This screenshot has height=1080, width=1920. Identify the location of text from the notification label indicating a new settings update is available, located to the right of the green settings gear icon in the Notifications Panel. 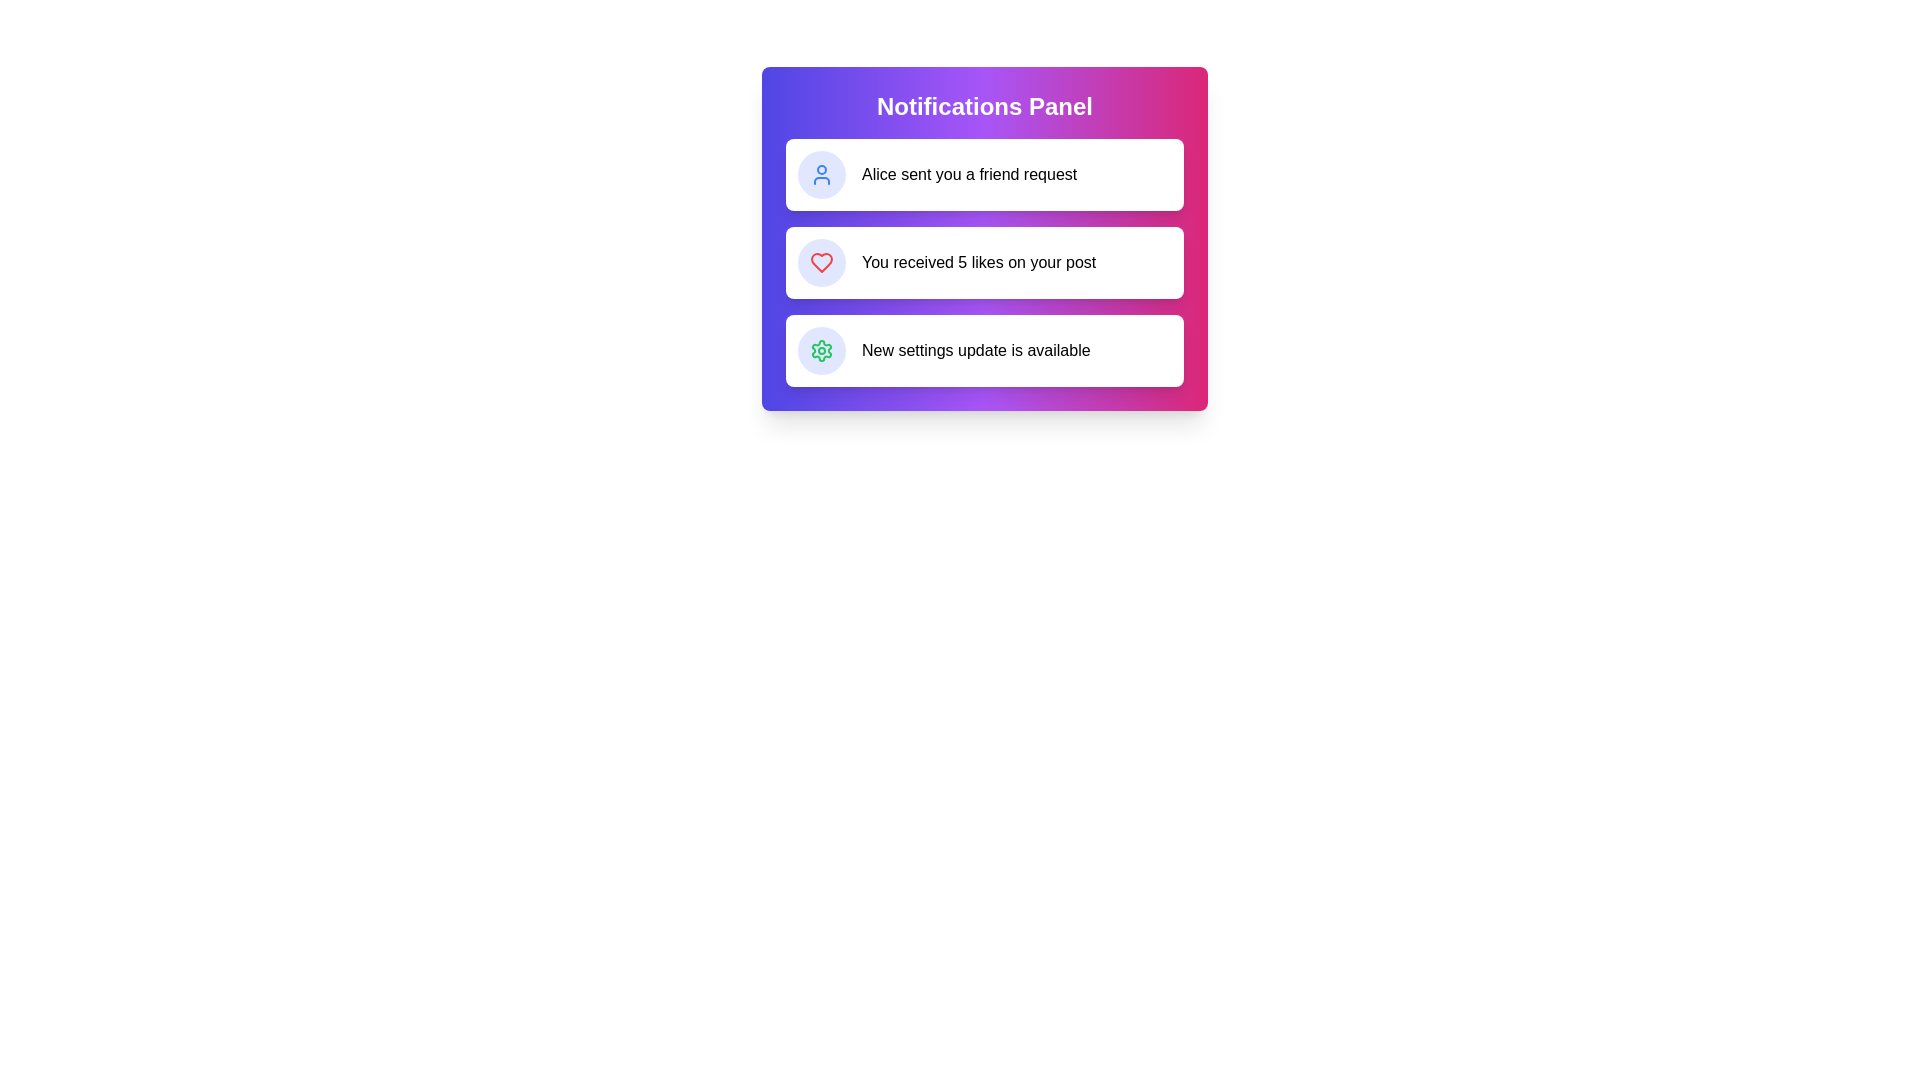
(976, 350).